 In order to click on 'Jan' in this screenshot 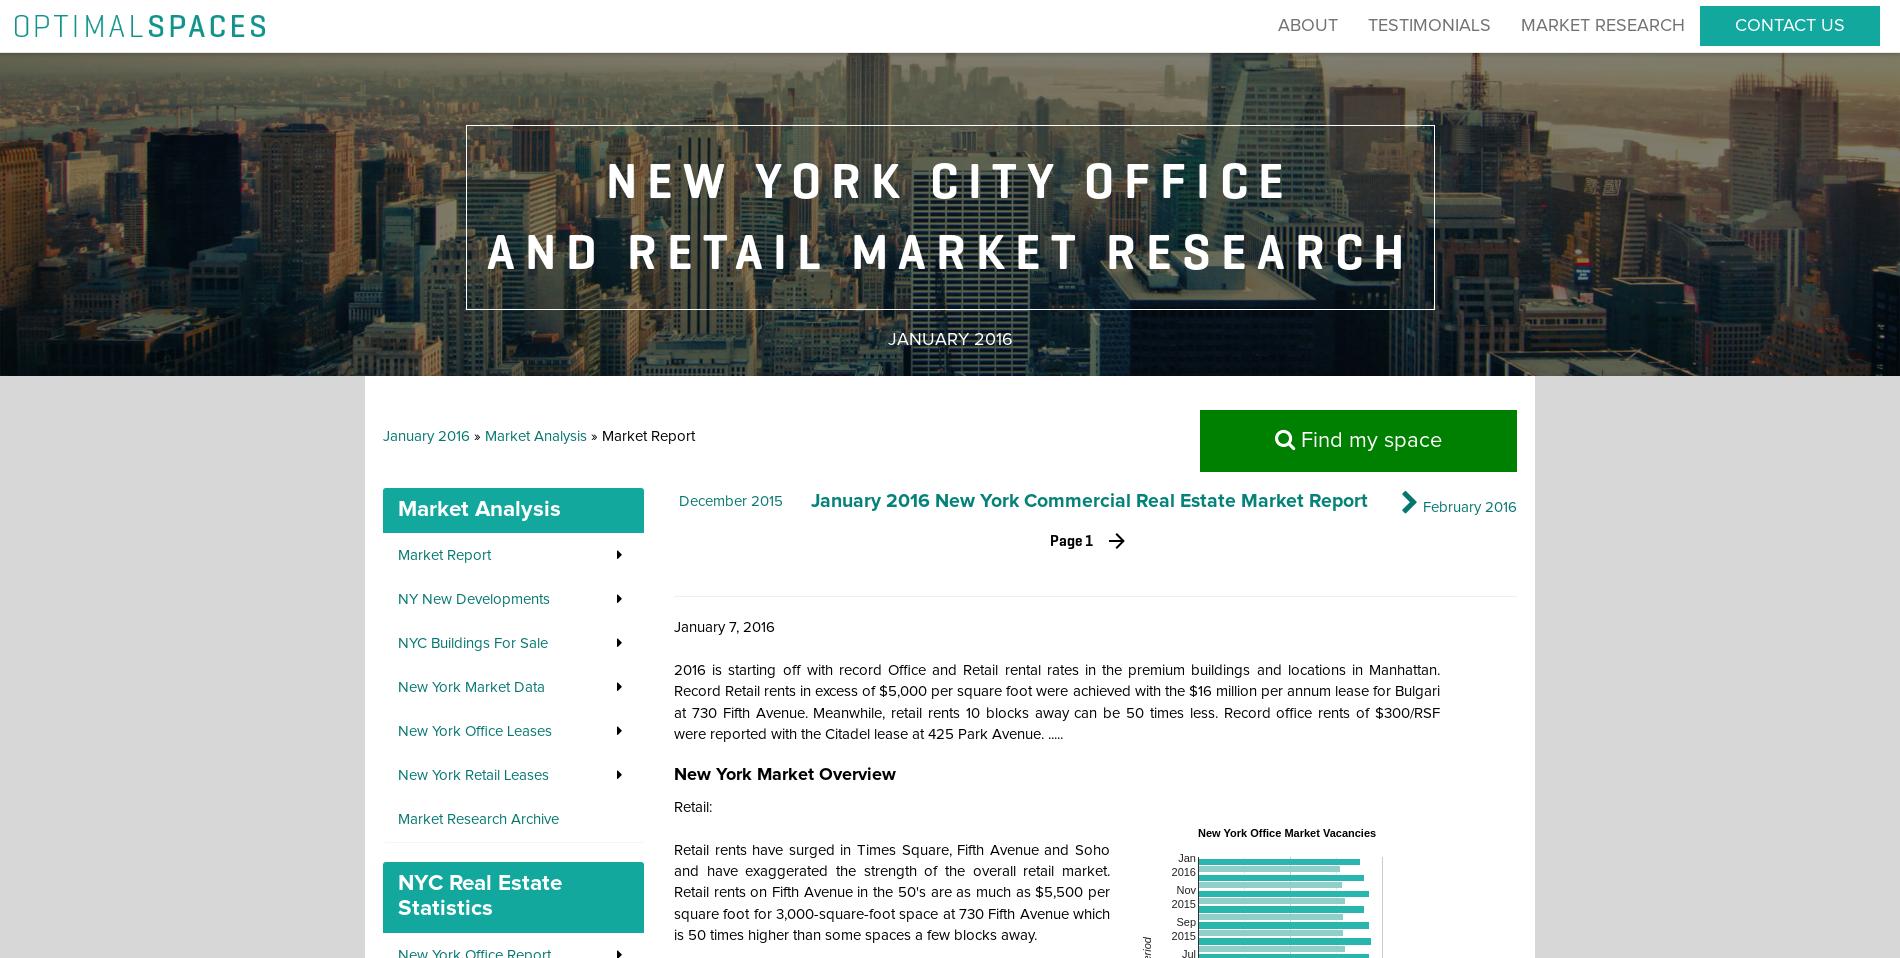, I will do `click(1186, 856)`.